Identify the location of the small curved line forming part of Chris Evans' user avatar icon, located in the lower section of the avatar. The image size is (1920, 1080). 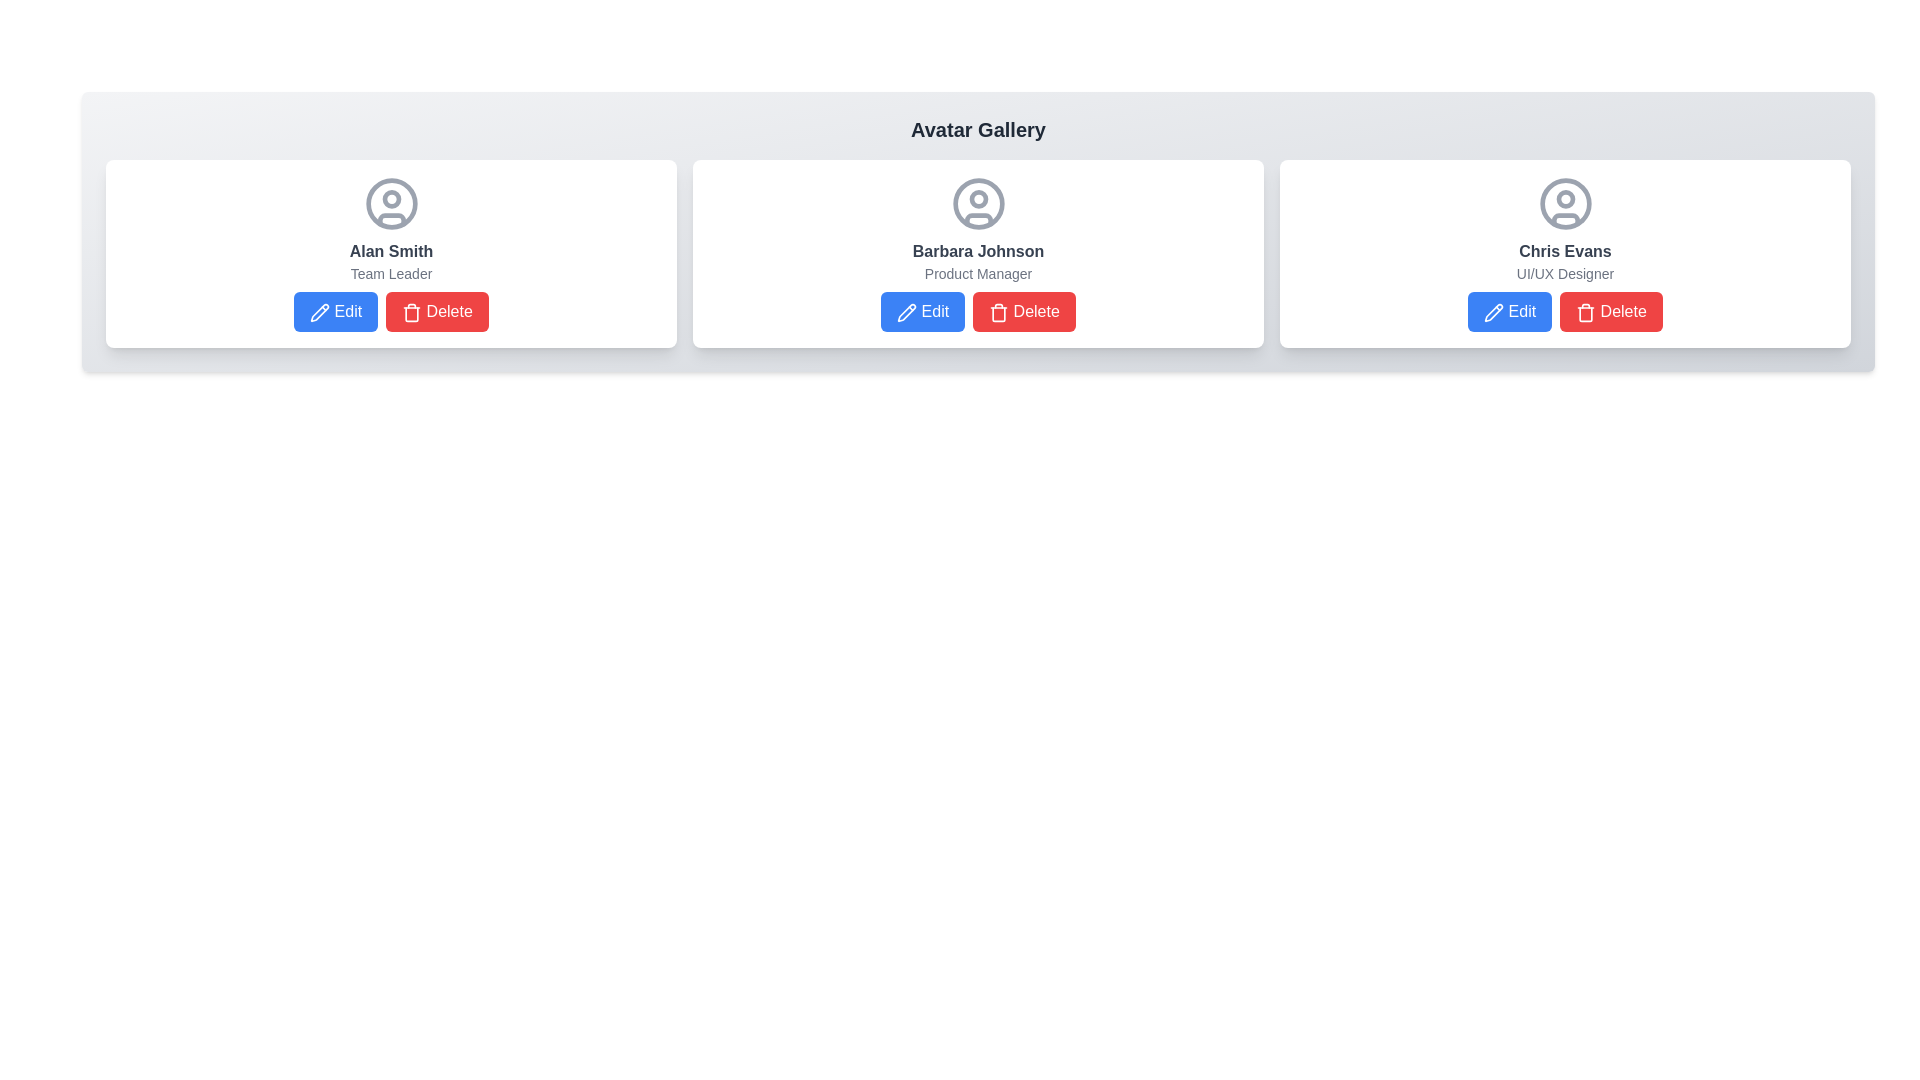
(1564, 219).